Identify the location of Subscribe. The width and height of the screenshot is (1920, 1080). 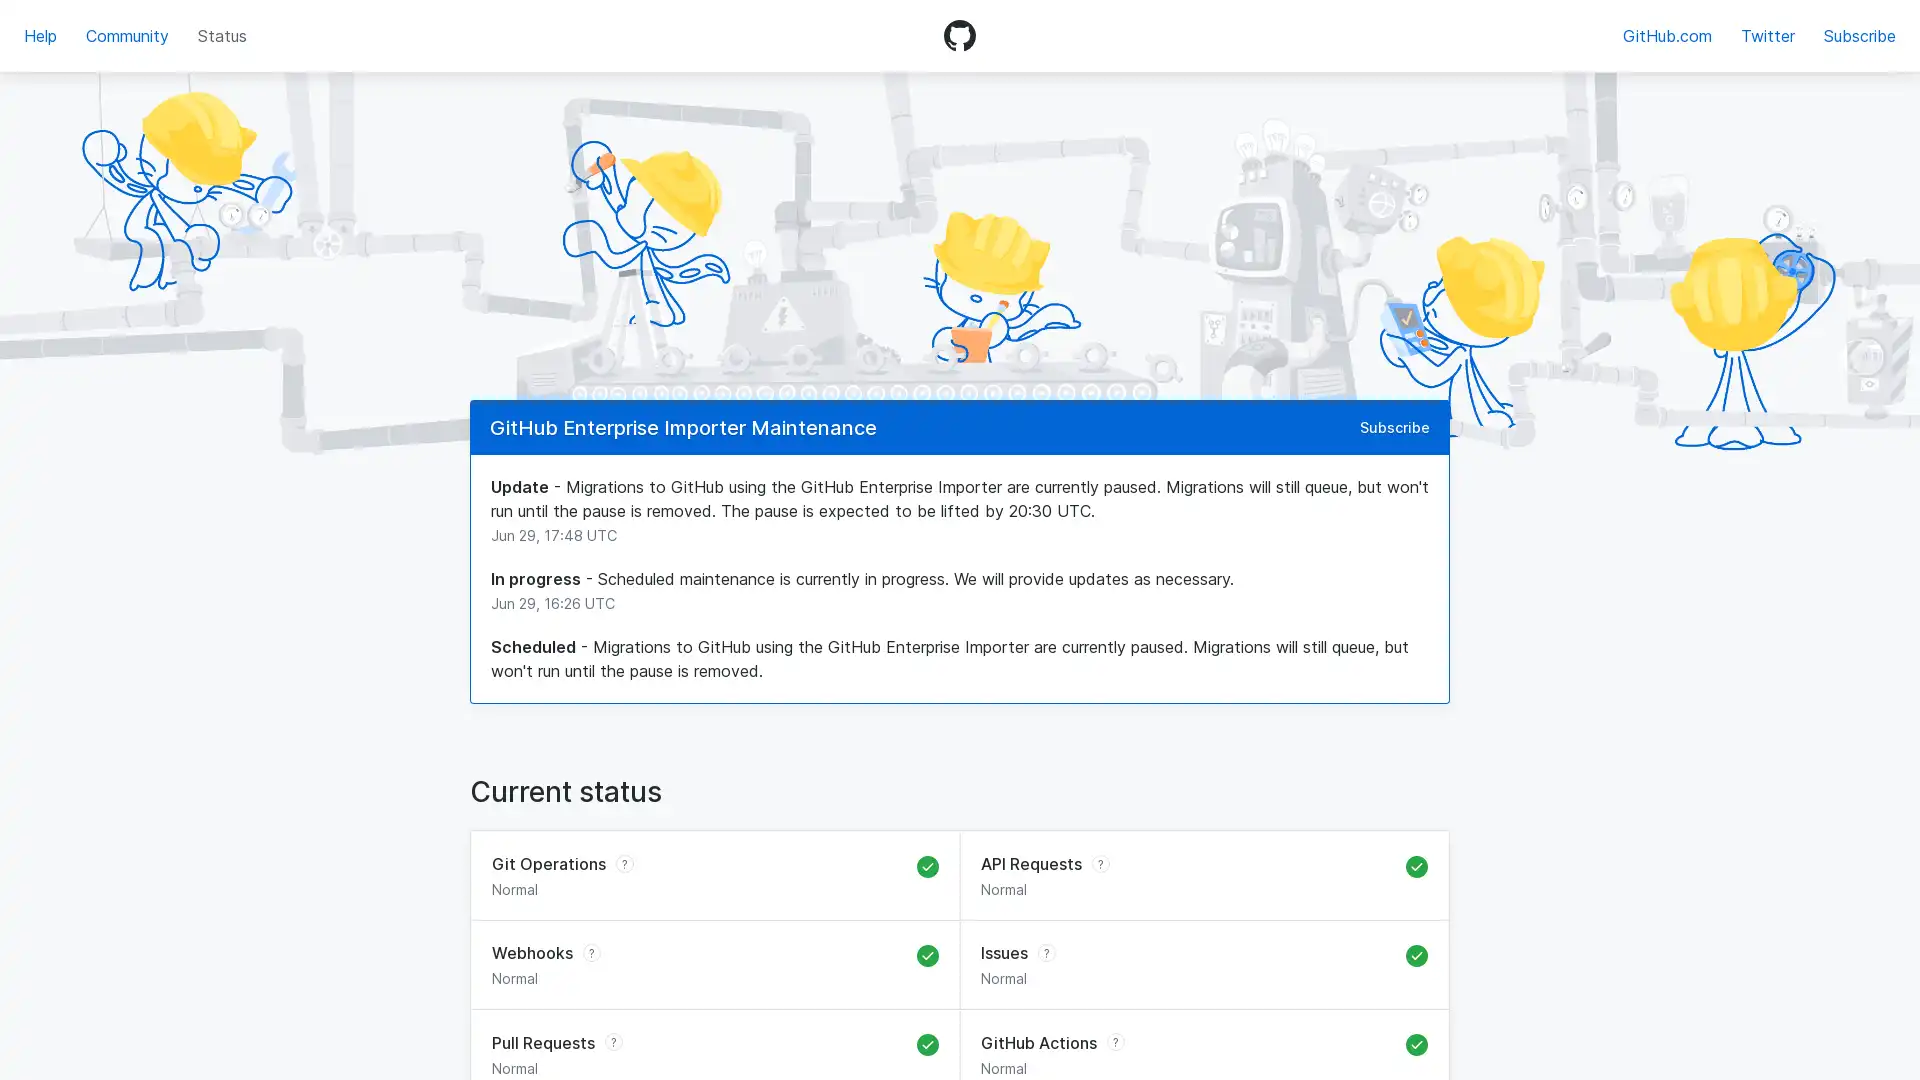
(1394, 426).